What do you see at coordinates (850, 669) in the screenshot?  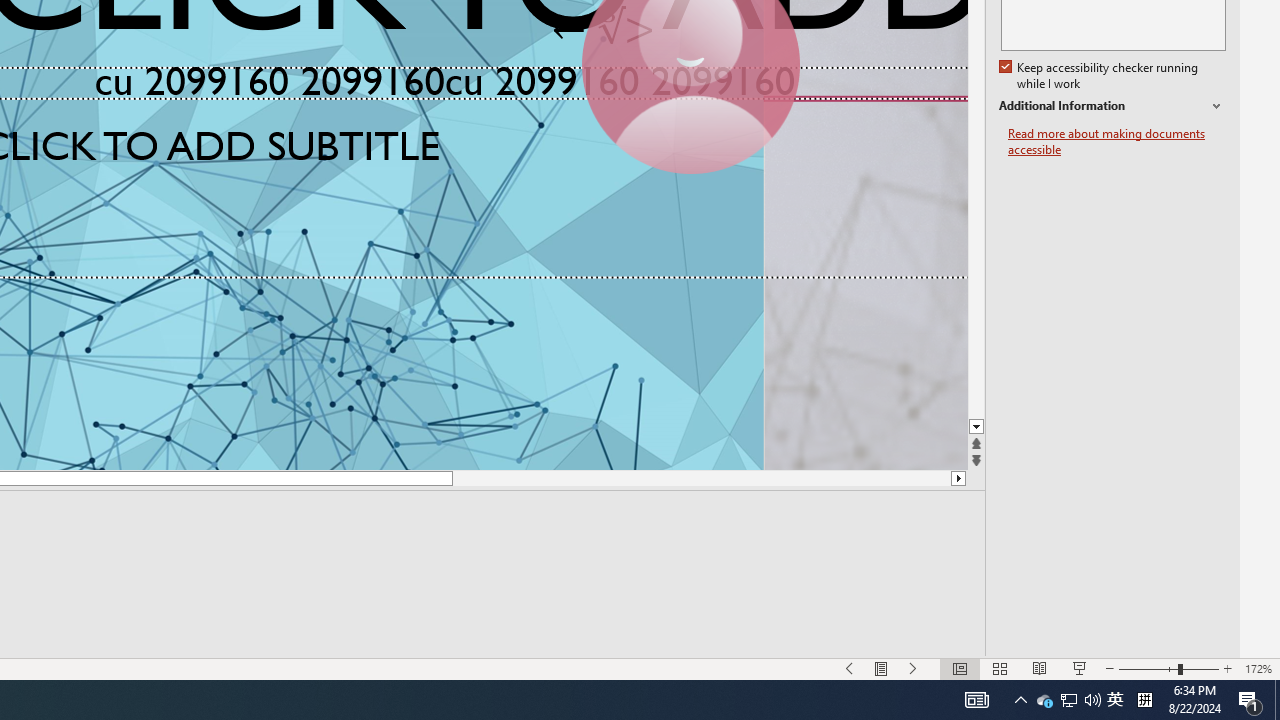 I see `'Slide Show Previous On'` at bounding box center [850, 669].